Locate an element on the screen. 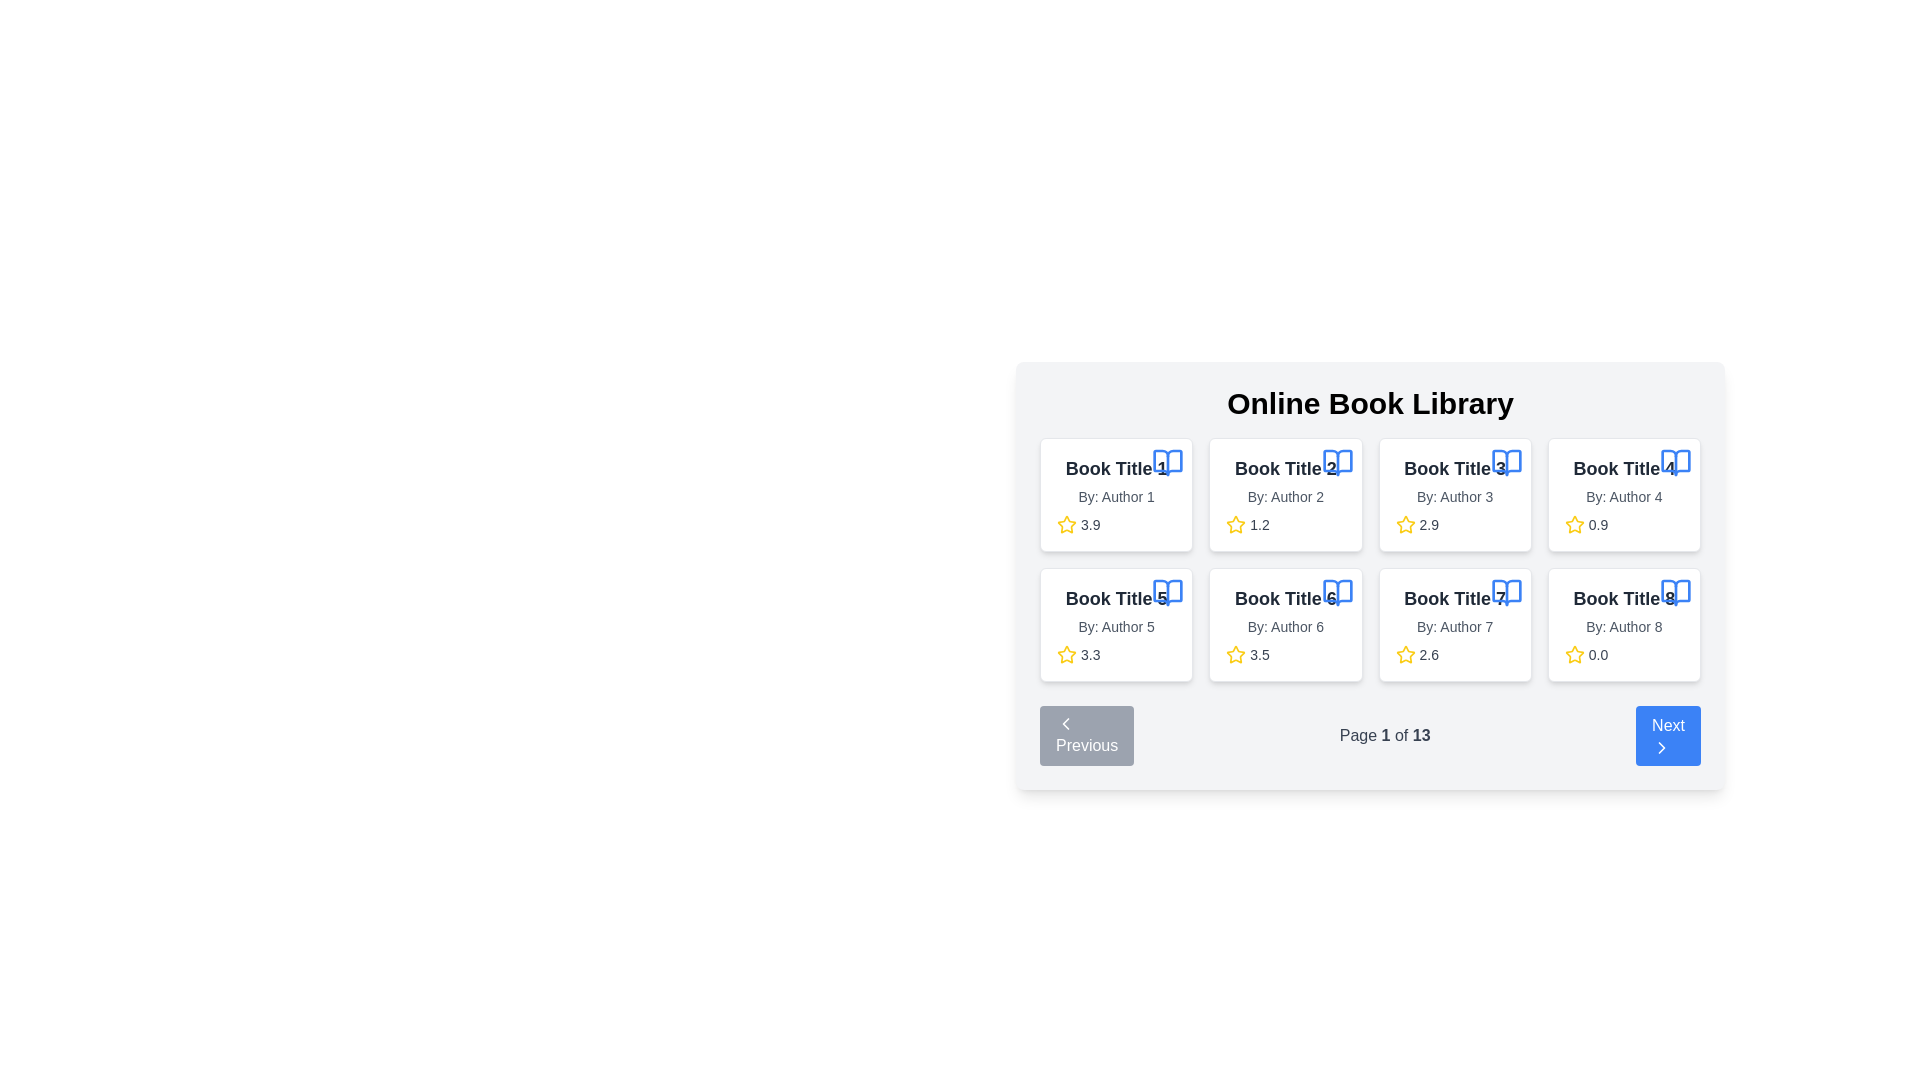  the star icon located in the middle of the third card in the book library layout, which indicates a rating of 2.9 is located at coordinates (1404, 523).